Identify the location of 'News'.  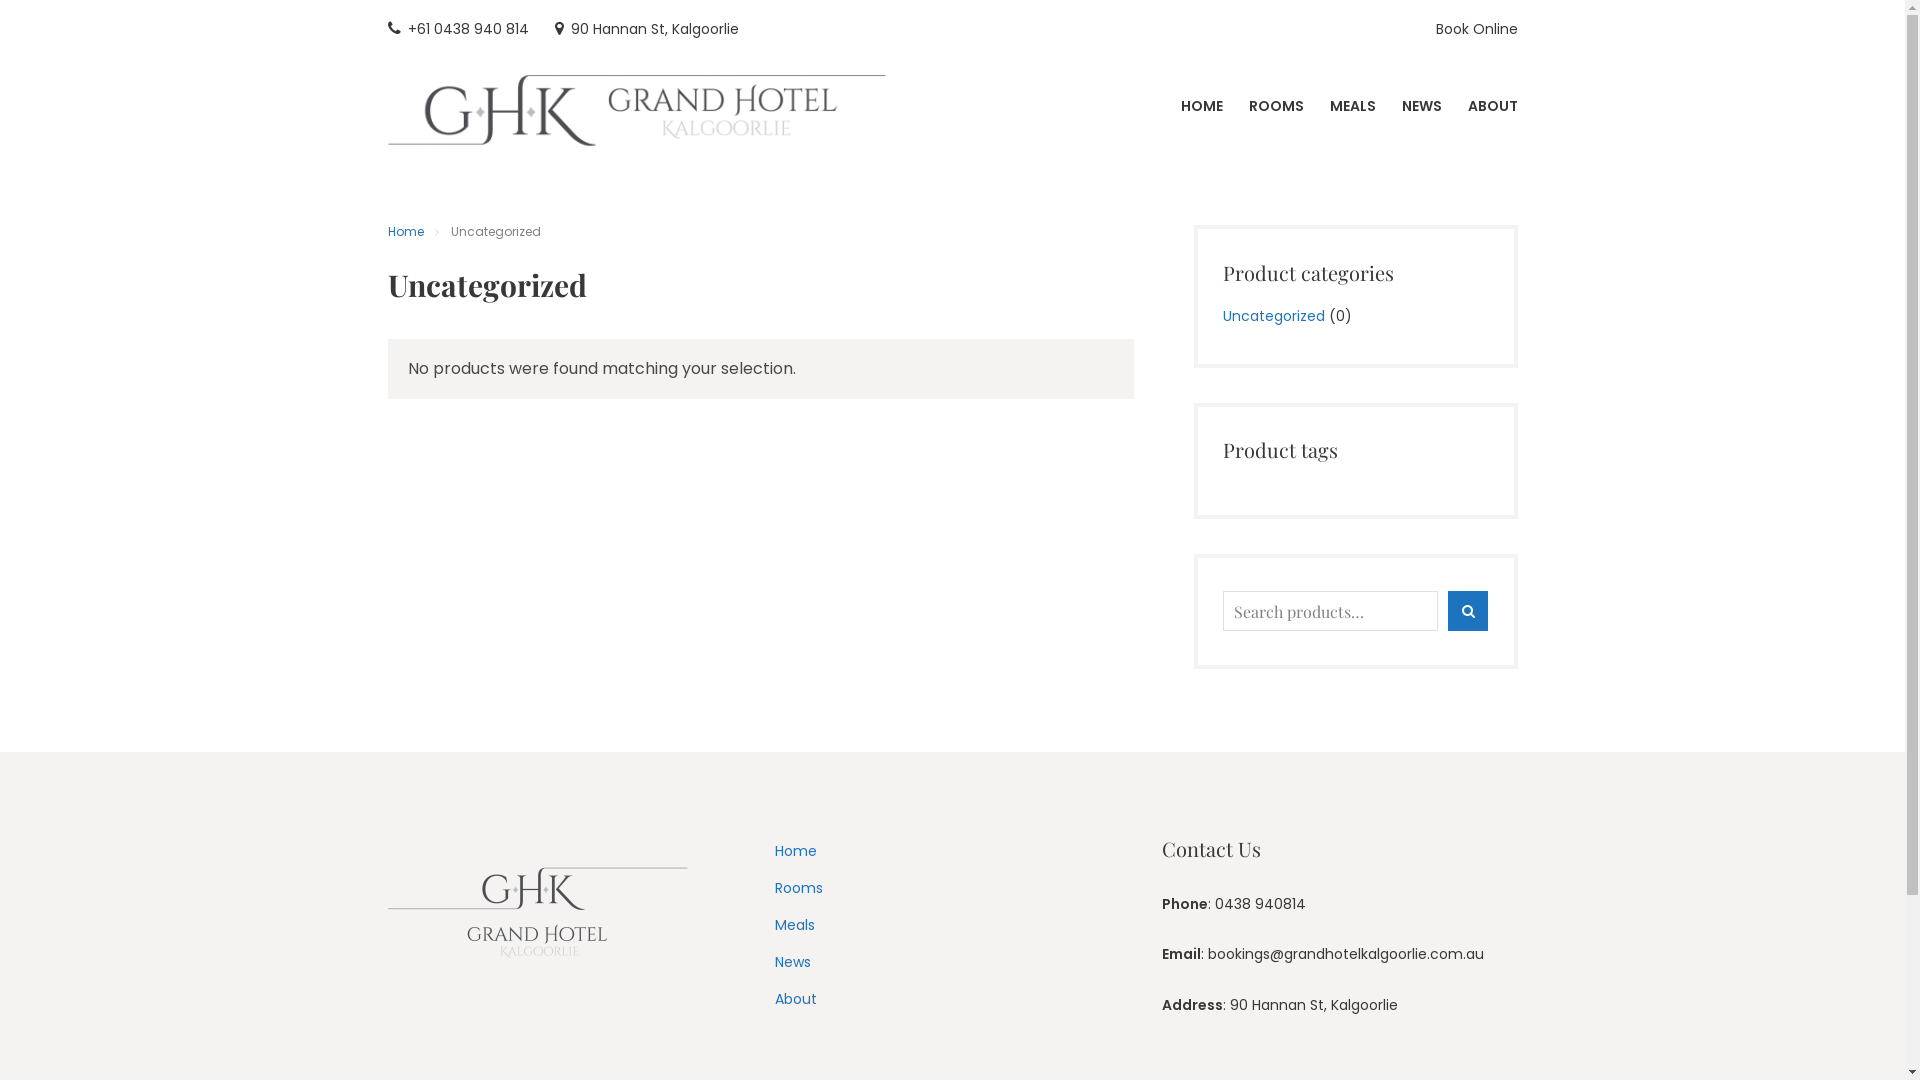
(791, 960).